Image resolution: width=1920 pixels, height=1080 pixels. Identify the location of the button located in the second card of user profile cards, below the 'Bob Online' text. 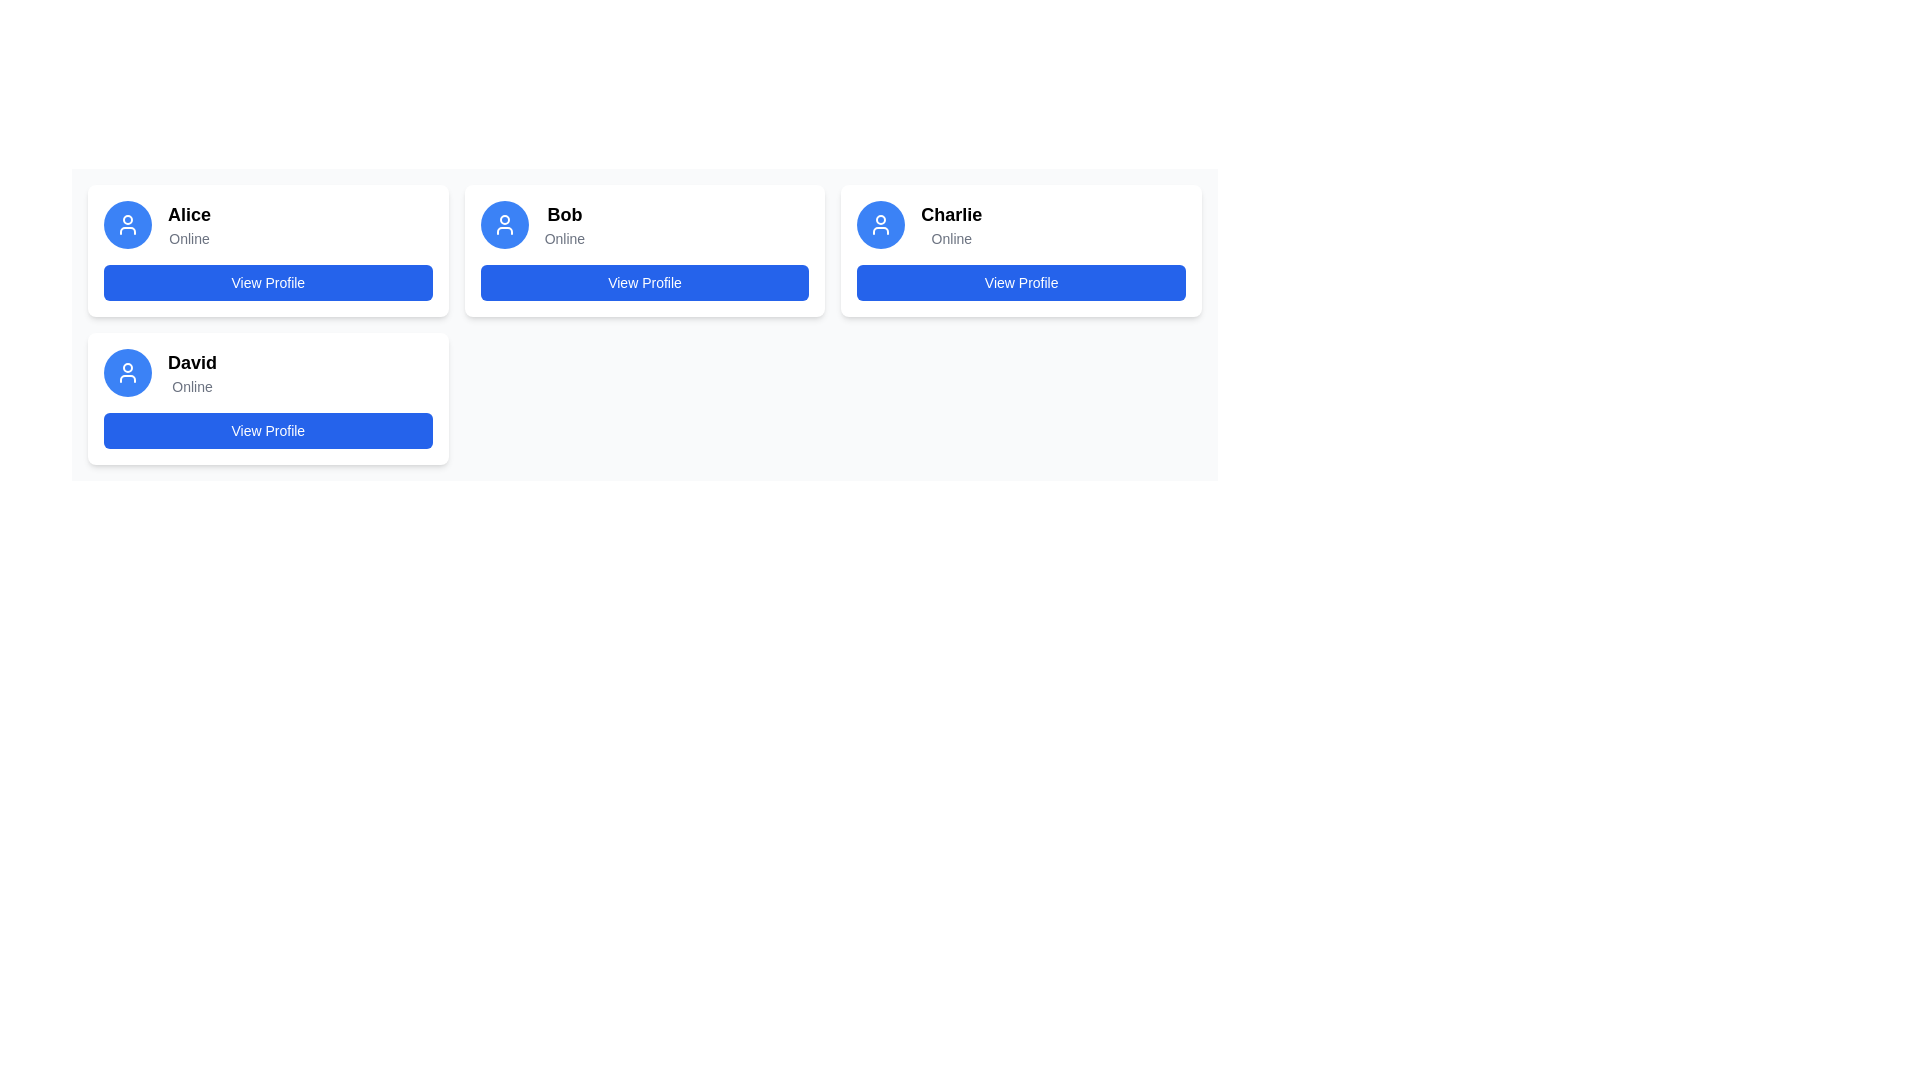
(644, 282).